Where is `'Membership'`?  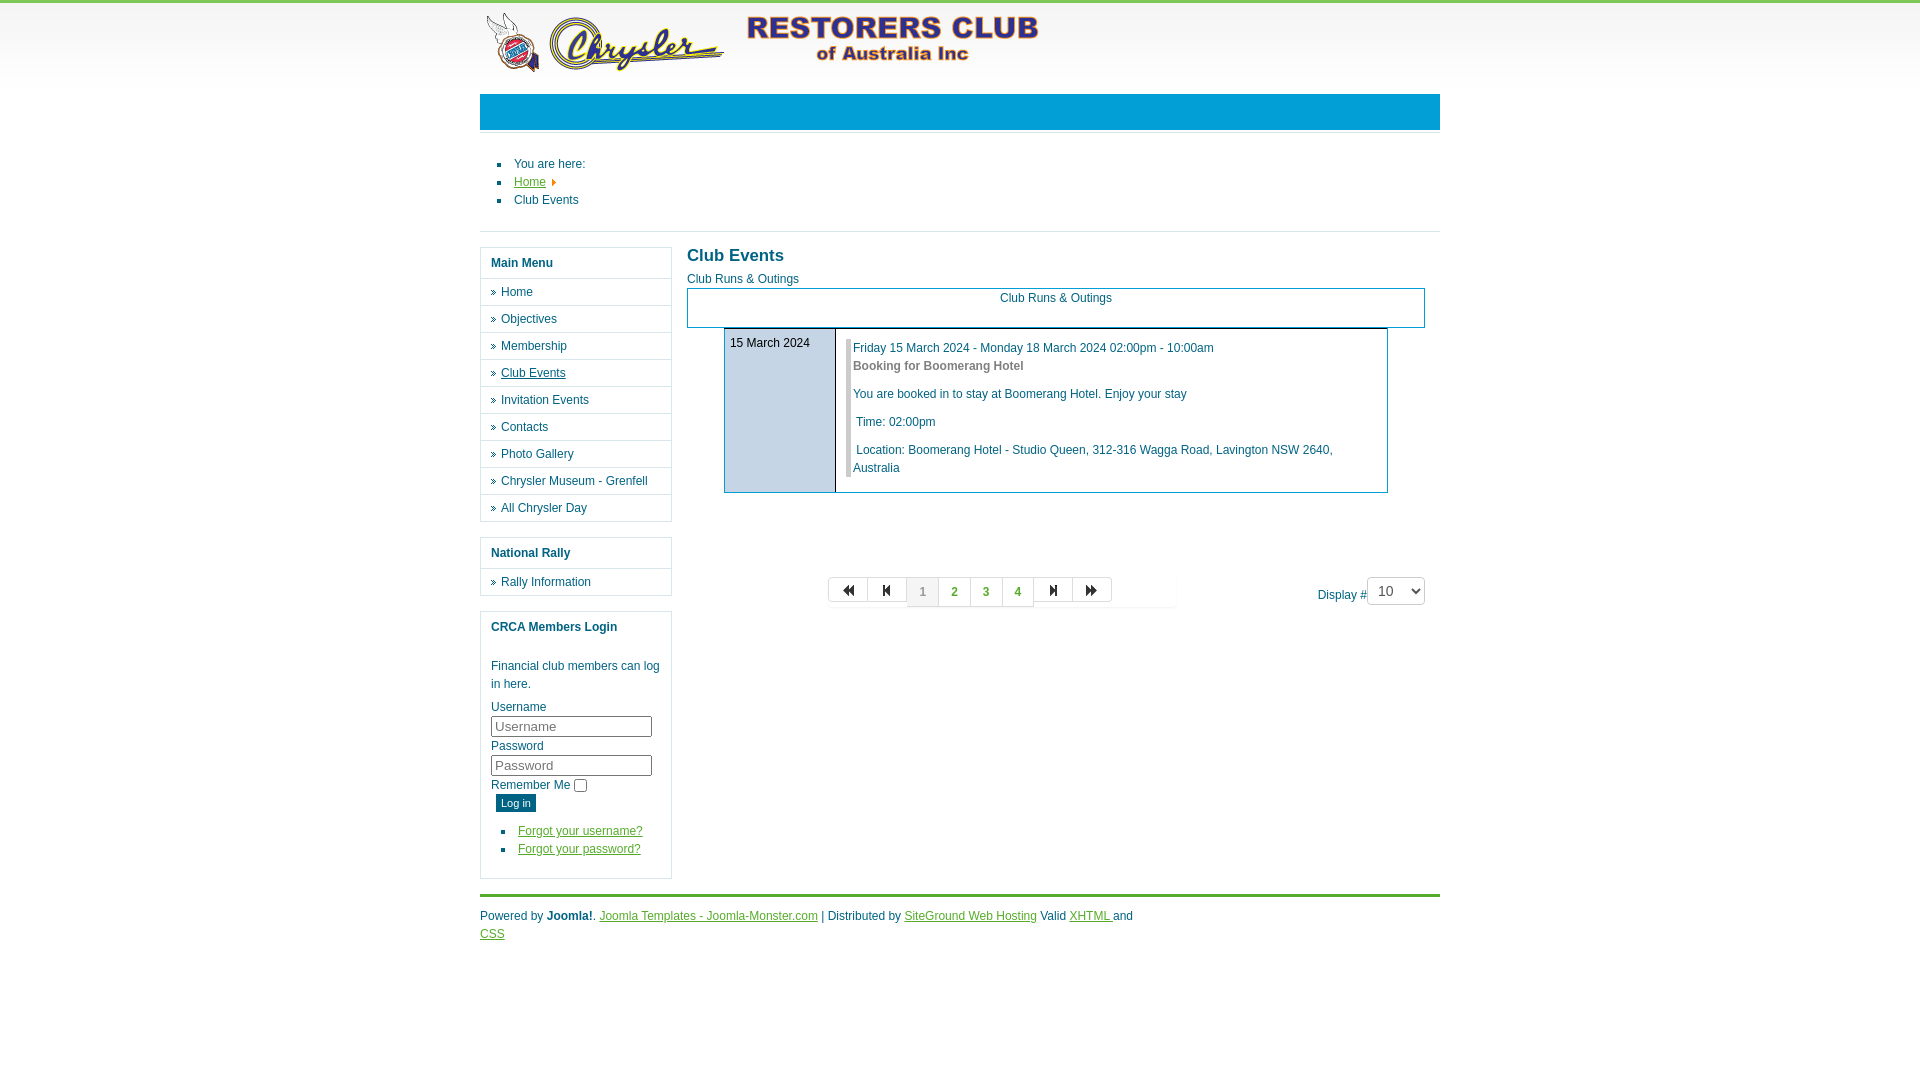 'Membership' is located at coordinates (579, 345).